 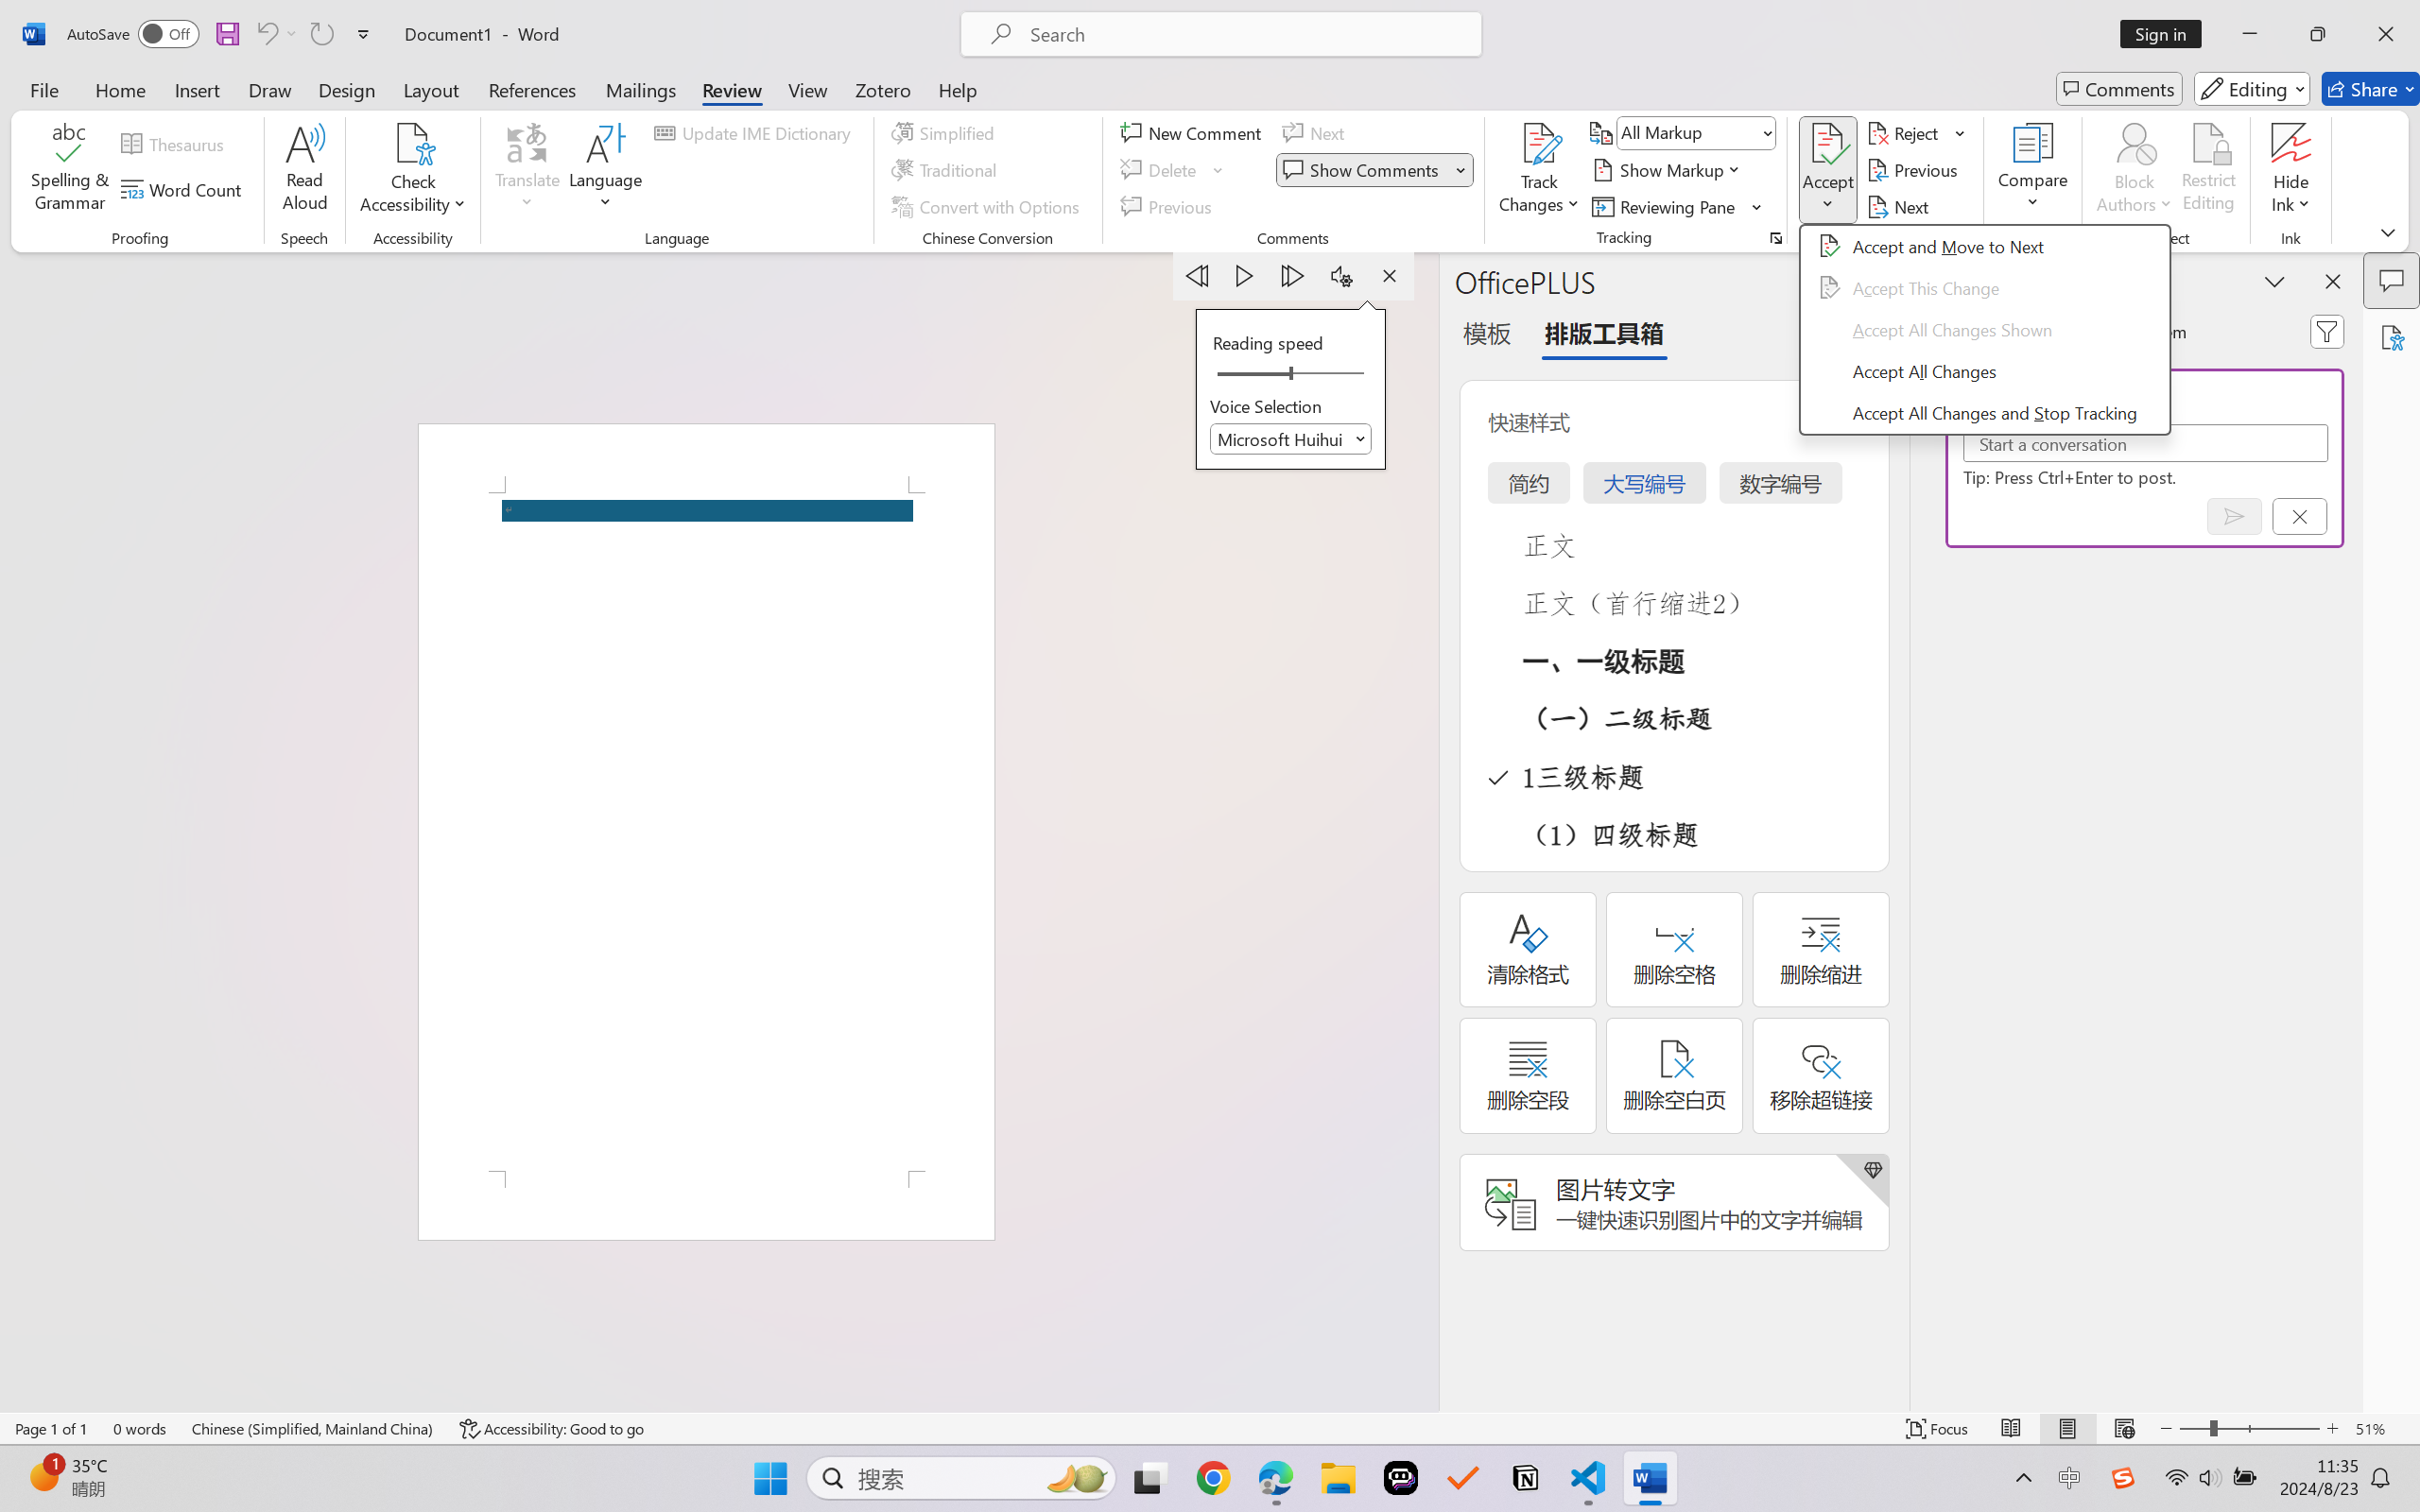 I want to click on 'Change Tracking Options...', so click(x=1775, y=237).